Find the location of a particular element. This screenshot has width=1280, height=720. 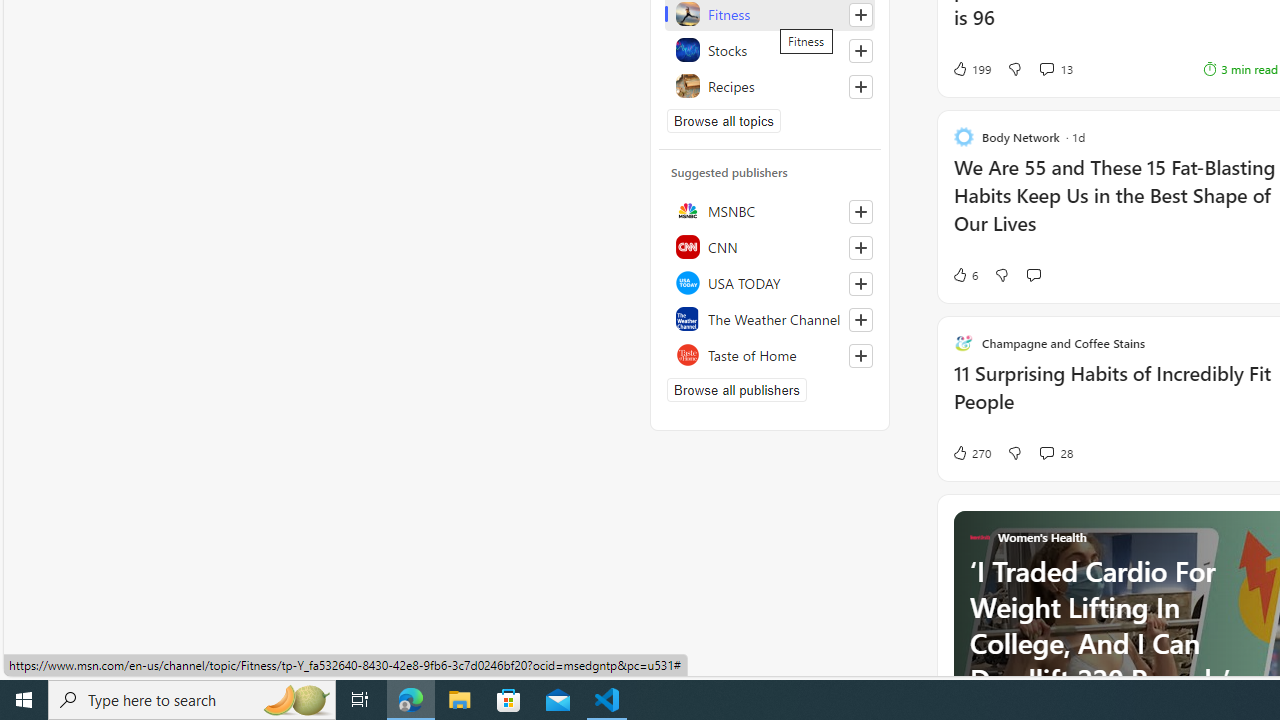

'Taste of Home' is located at coordinates (769, 353).